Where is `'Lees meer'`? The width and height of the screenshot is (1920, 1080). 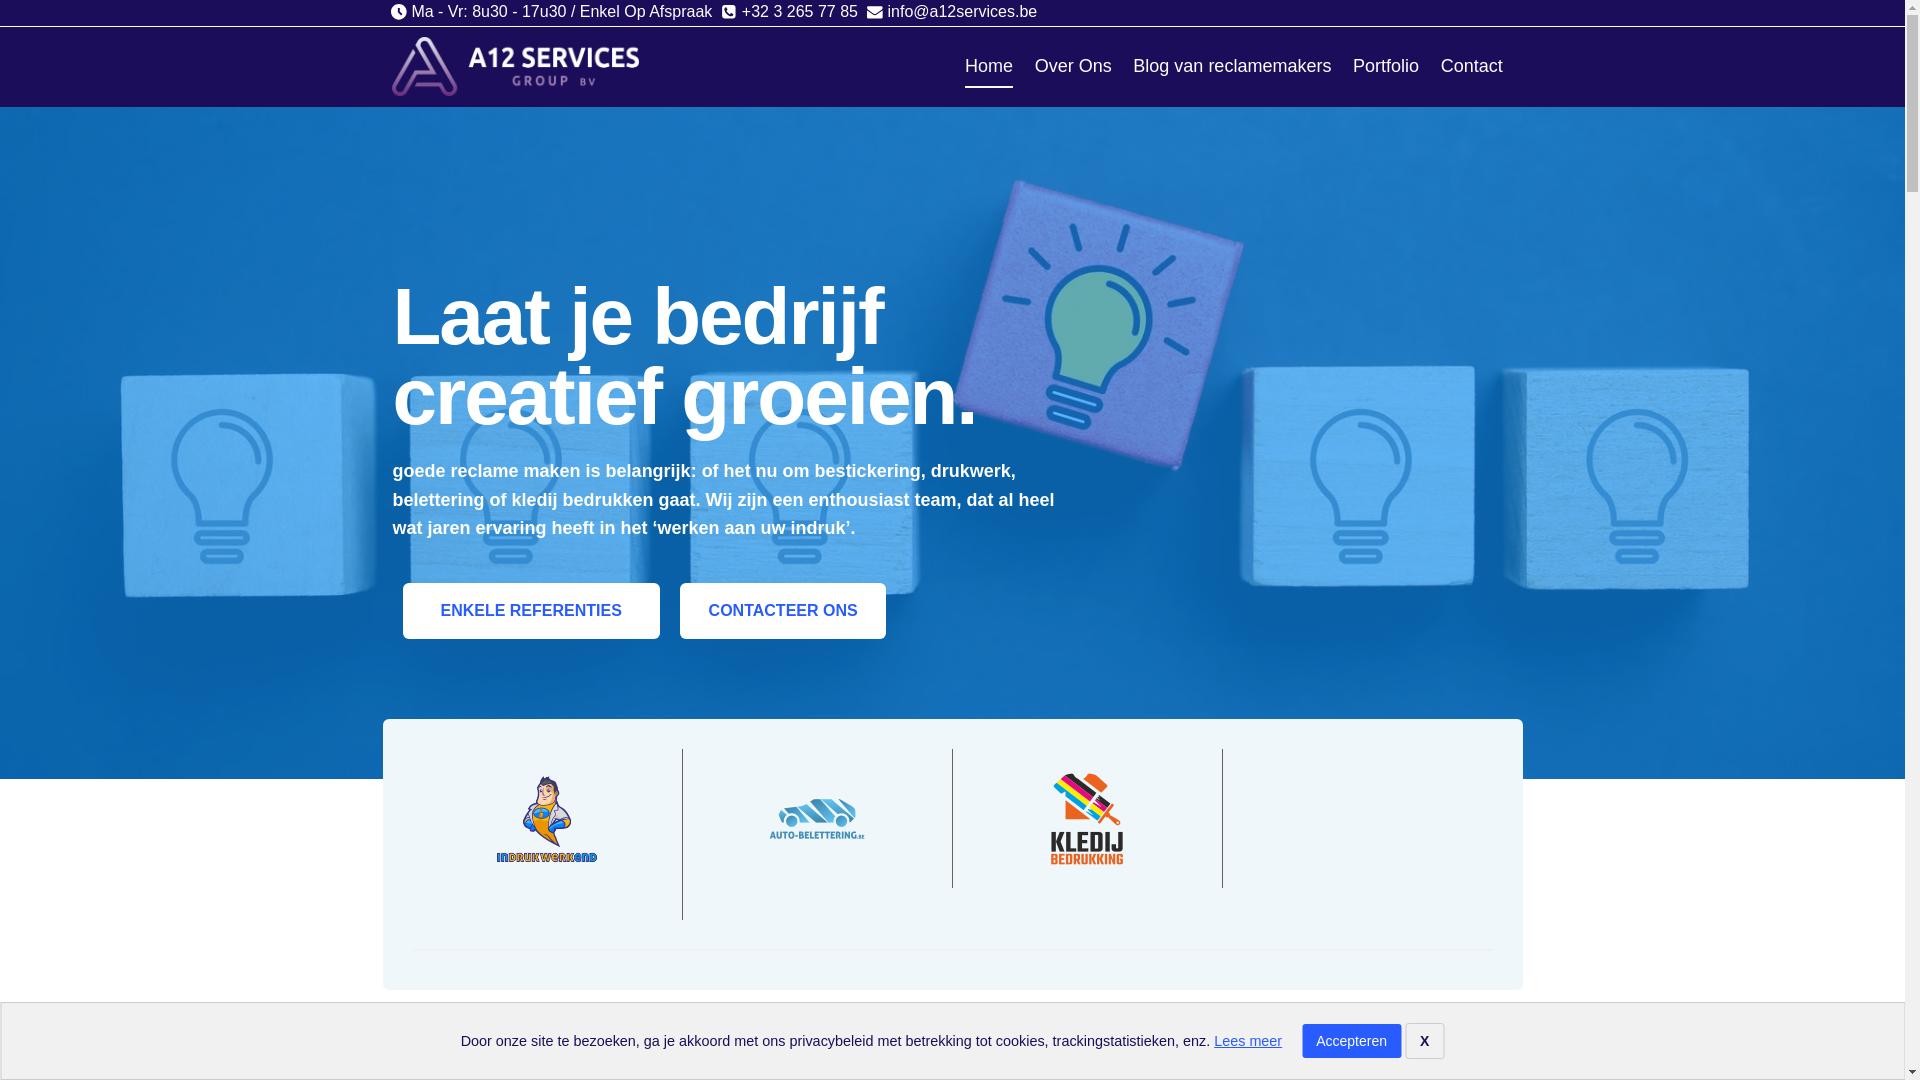 'Lees meer' is located at coordinates (1247, 1040).